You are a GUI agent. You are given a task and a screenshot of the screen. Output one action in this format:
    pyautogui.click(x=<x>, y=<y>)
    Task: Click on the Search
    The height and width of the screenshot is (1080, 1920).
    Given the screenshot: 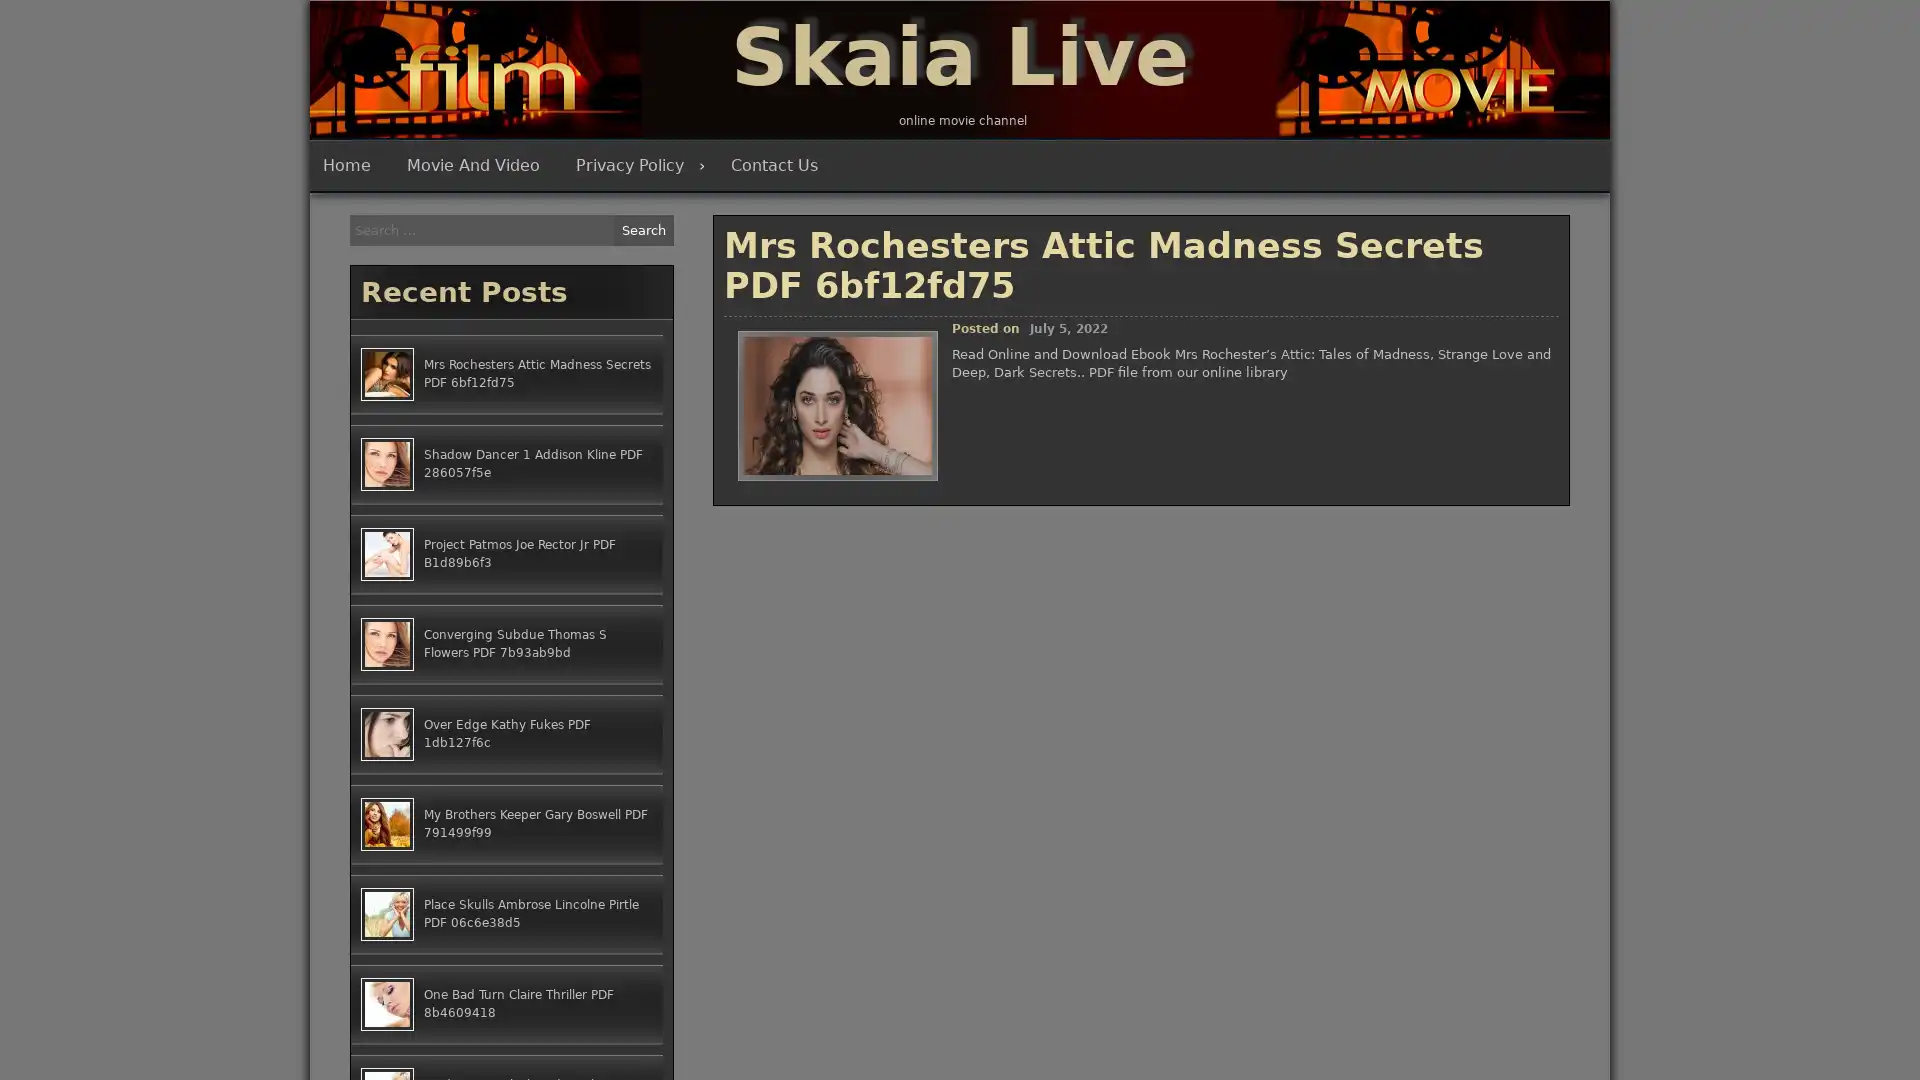 What is the action you would take?
    pyautogui.click(x=643, y=229)
    